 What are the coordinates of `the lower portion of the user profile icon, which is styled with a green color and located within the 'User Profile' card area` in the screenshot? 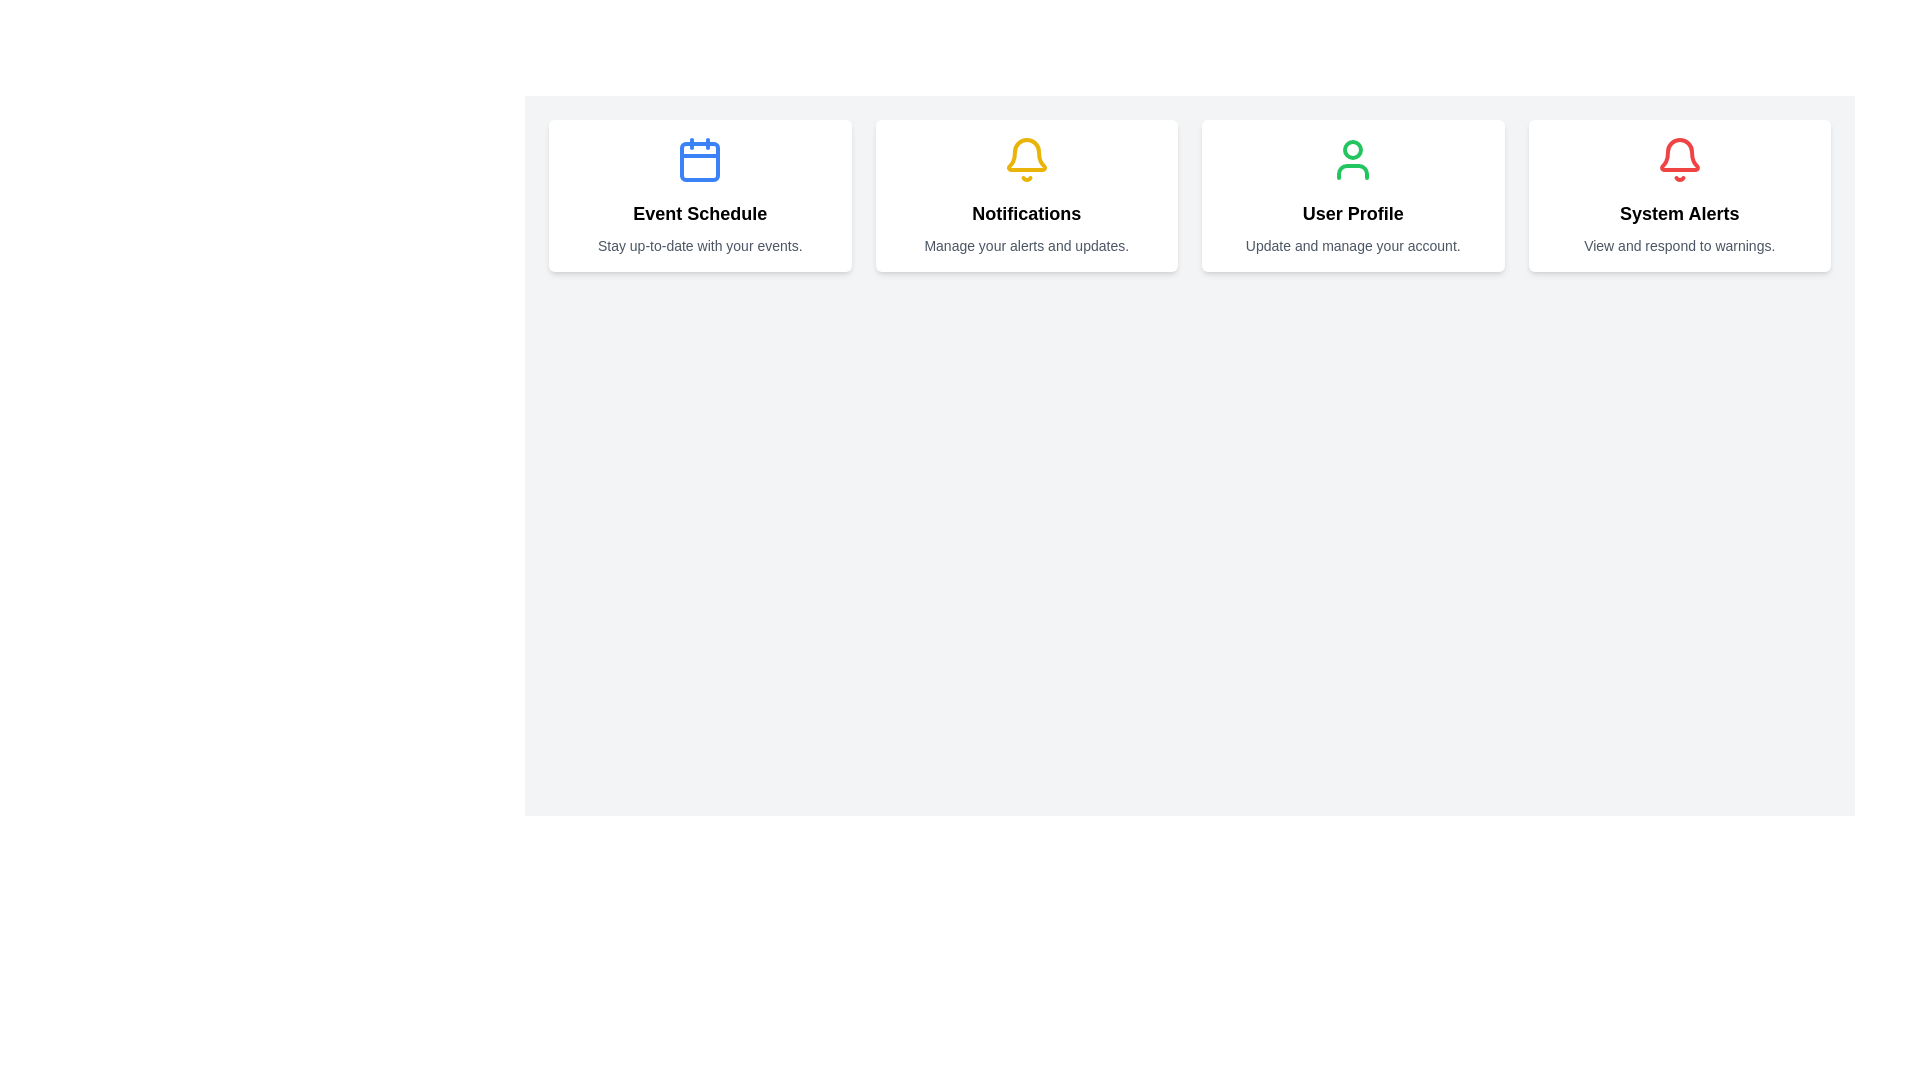 It's located at (1353, 171).